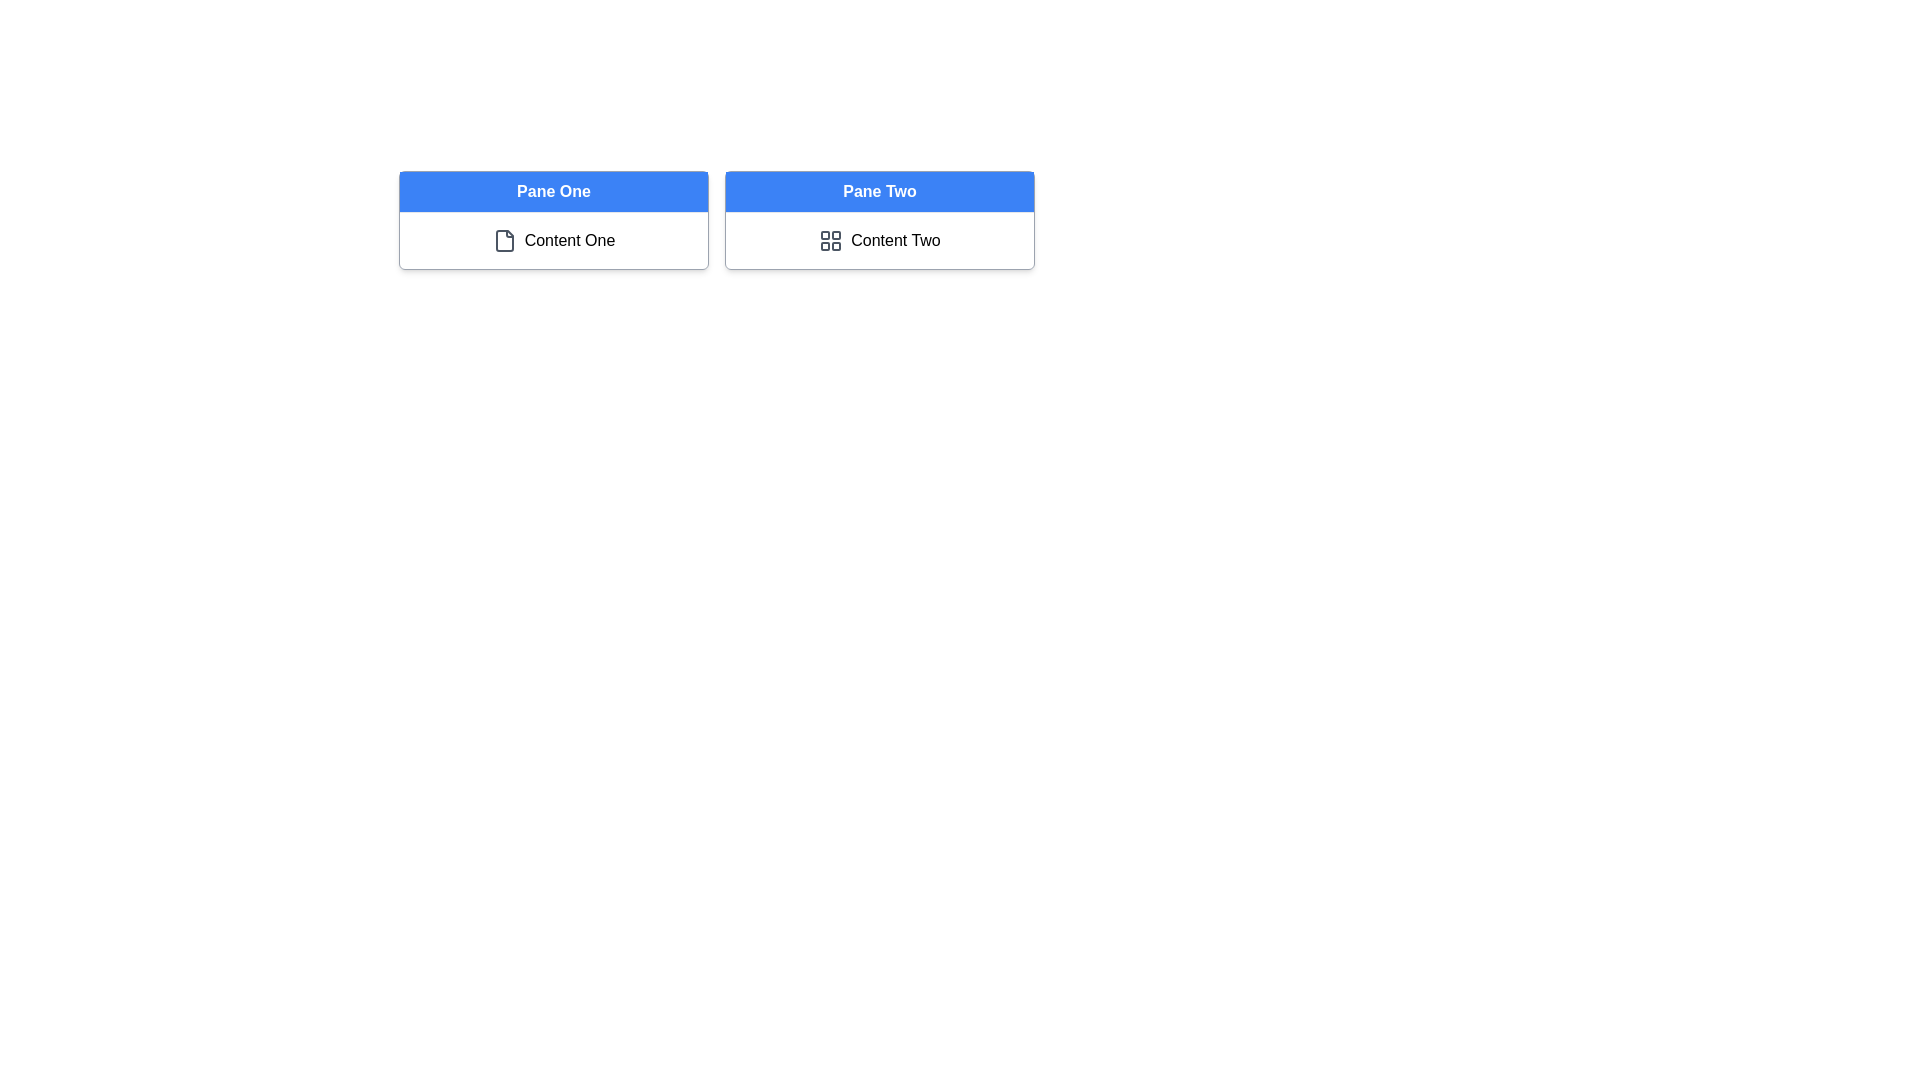 The image size is (1920, 1080). Describe the element at coordinates (879, 239) in the screenshot. I see `the 'Content Two' button, which is a rectangular area with a grid icon and the label 'Content Two', located in the second pane labeled 'Pane Two'` at that location.